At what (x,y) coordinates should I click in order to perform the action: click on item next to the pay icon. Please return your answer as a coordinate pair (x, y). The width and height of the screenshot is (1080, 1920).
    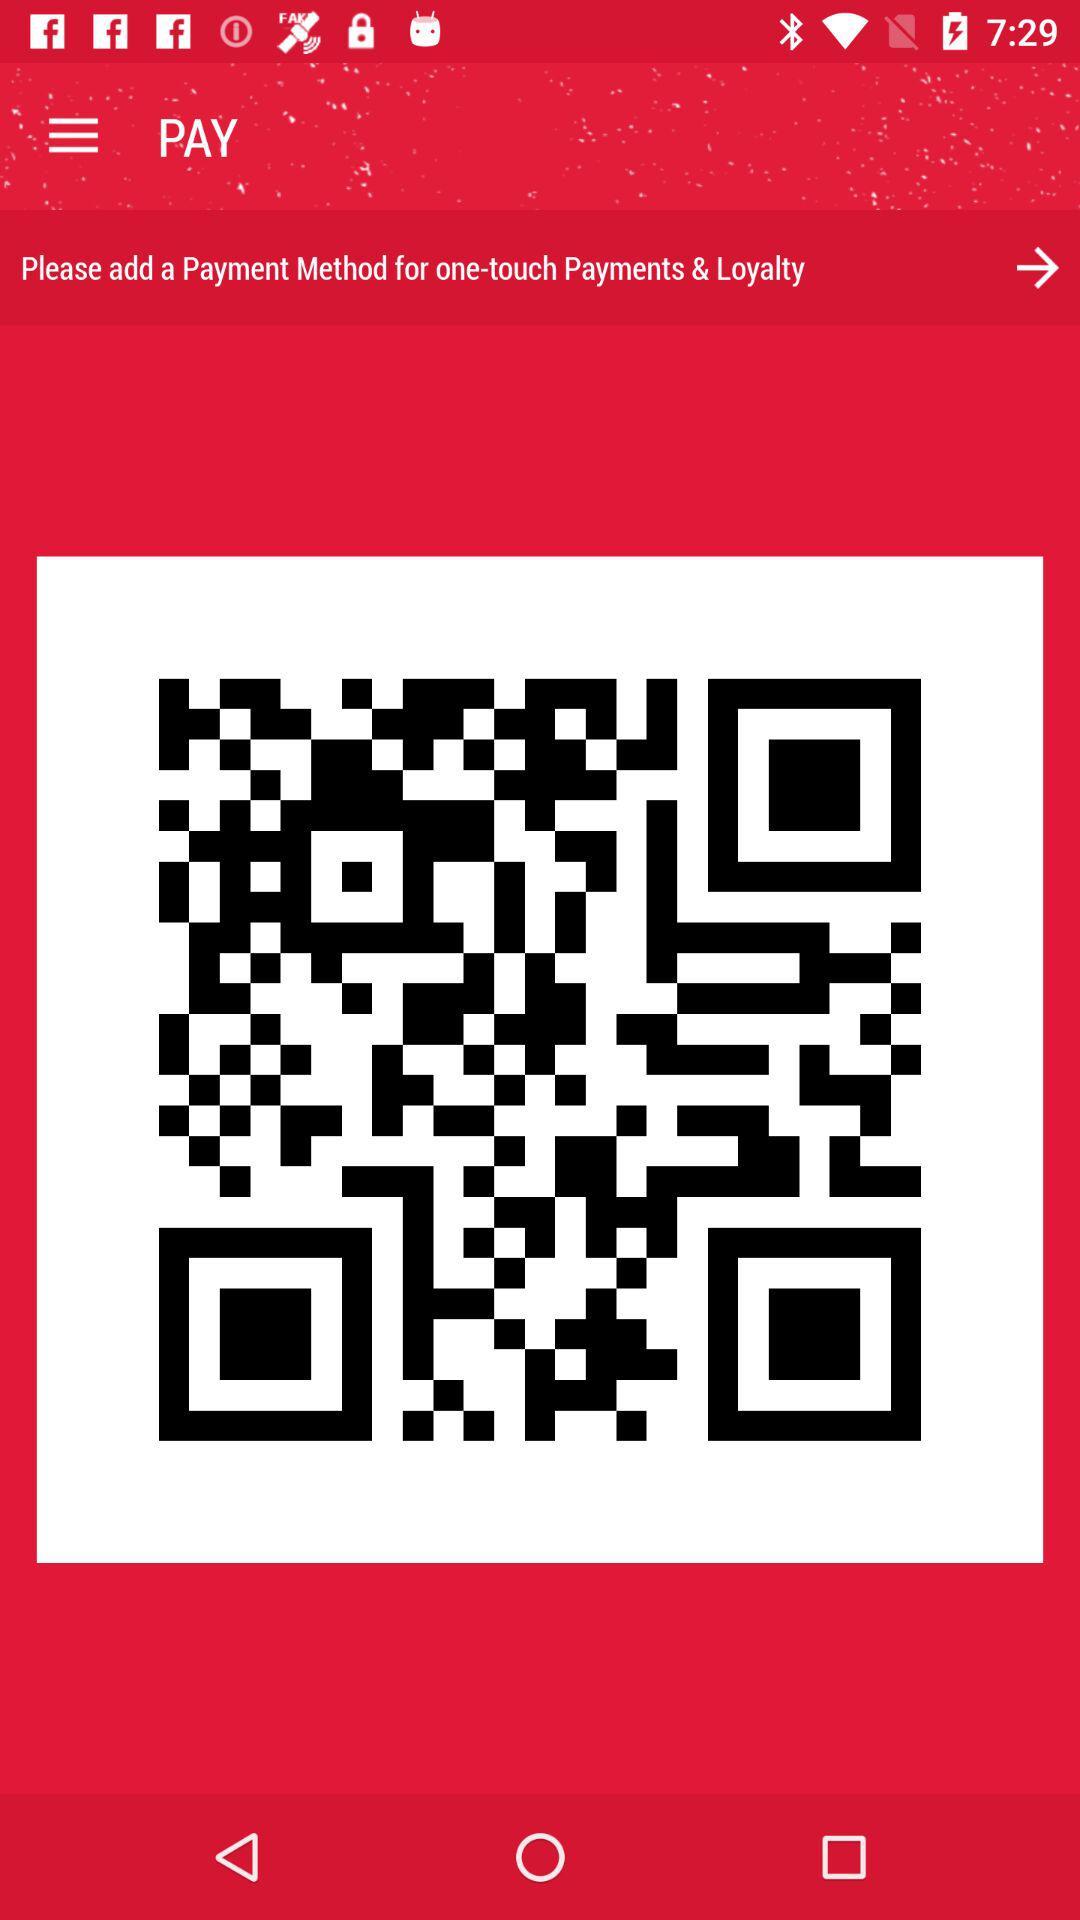
    Looking at the image, I should click on (72, 135).